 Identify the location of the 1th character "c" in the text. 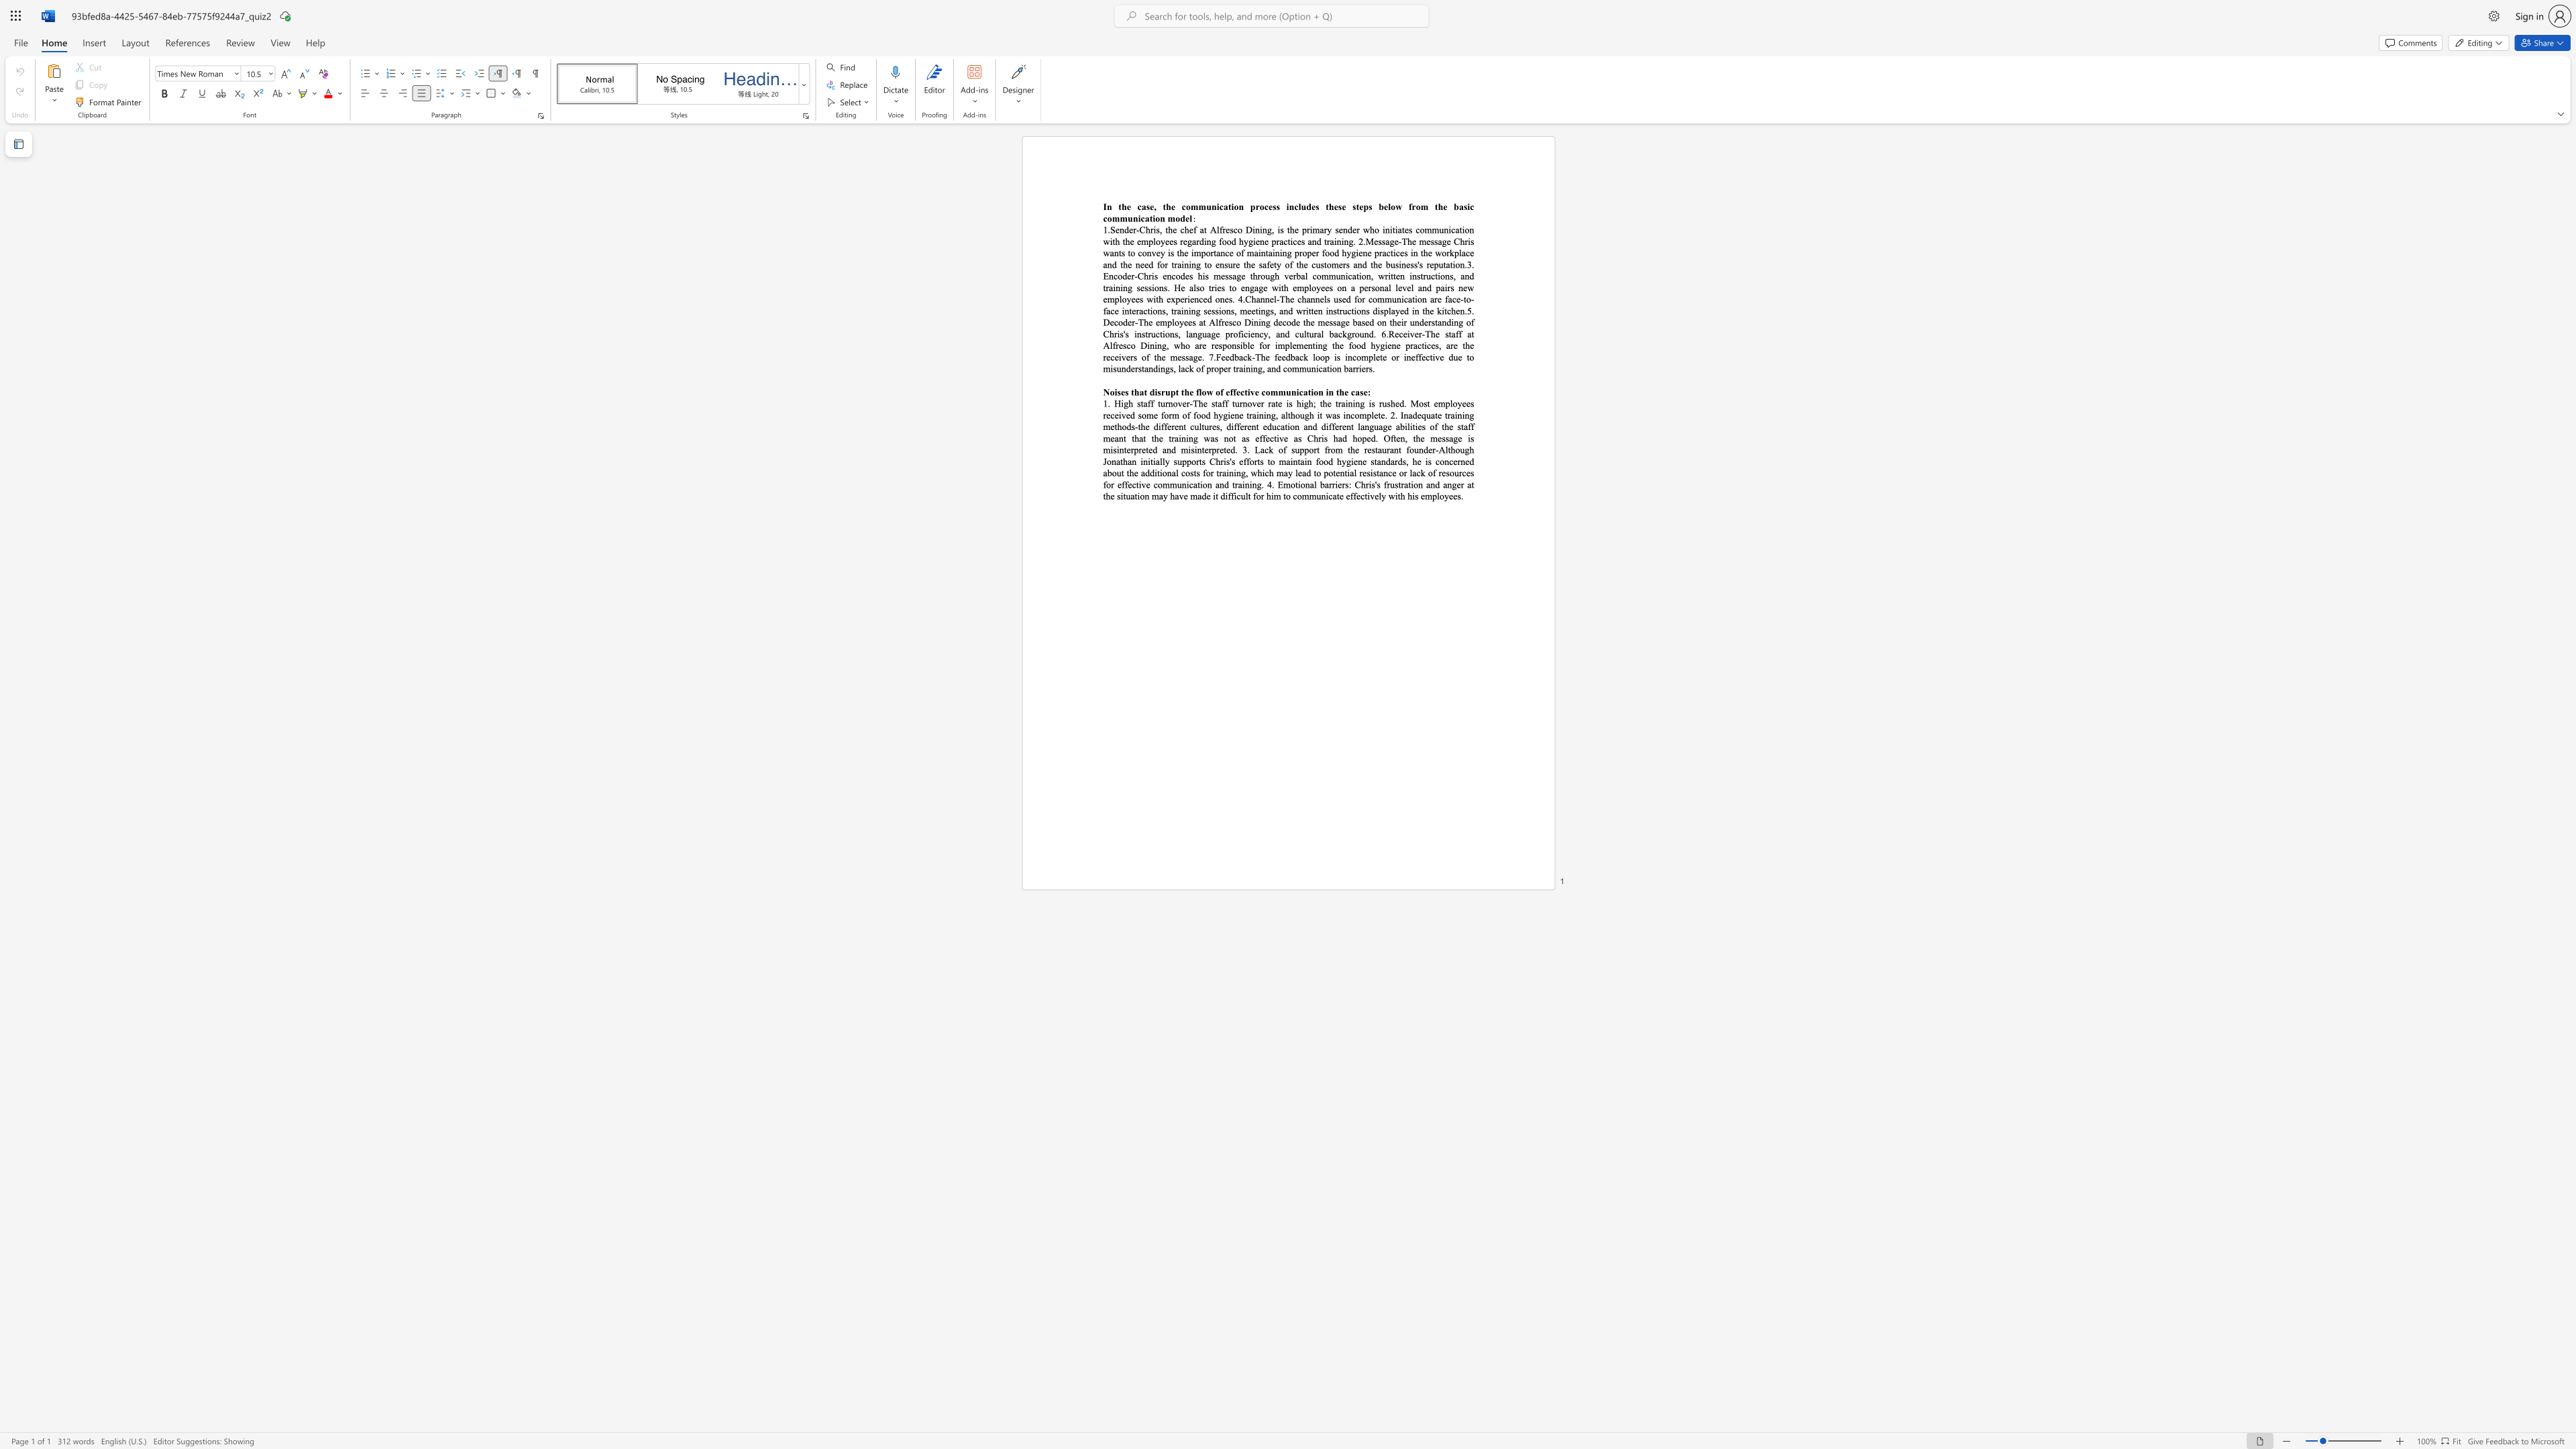
(1296, 333).